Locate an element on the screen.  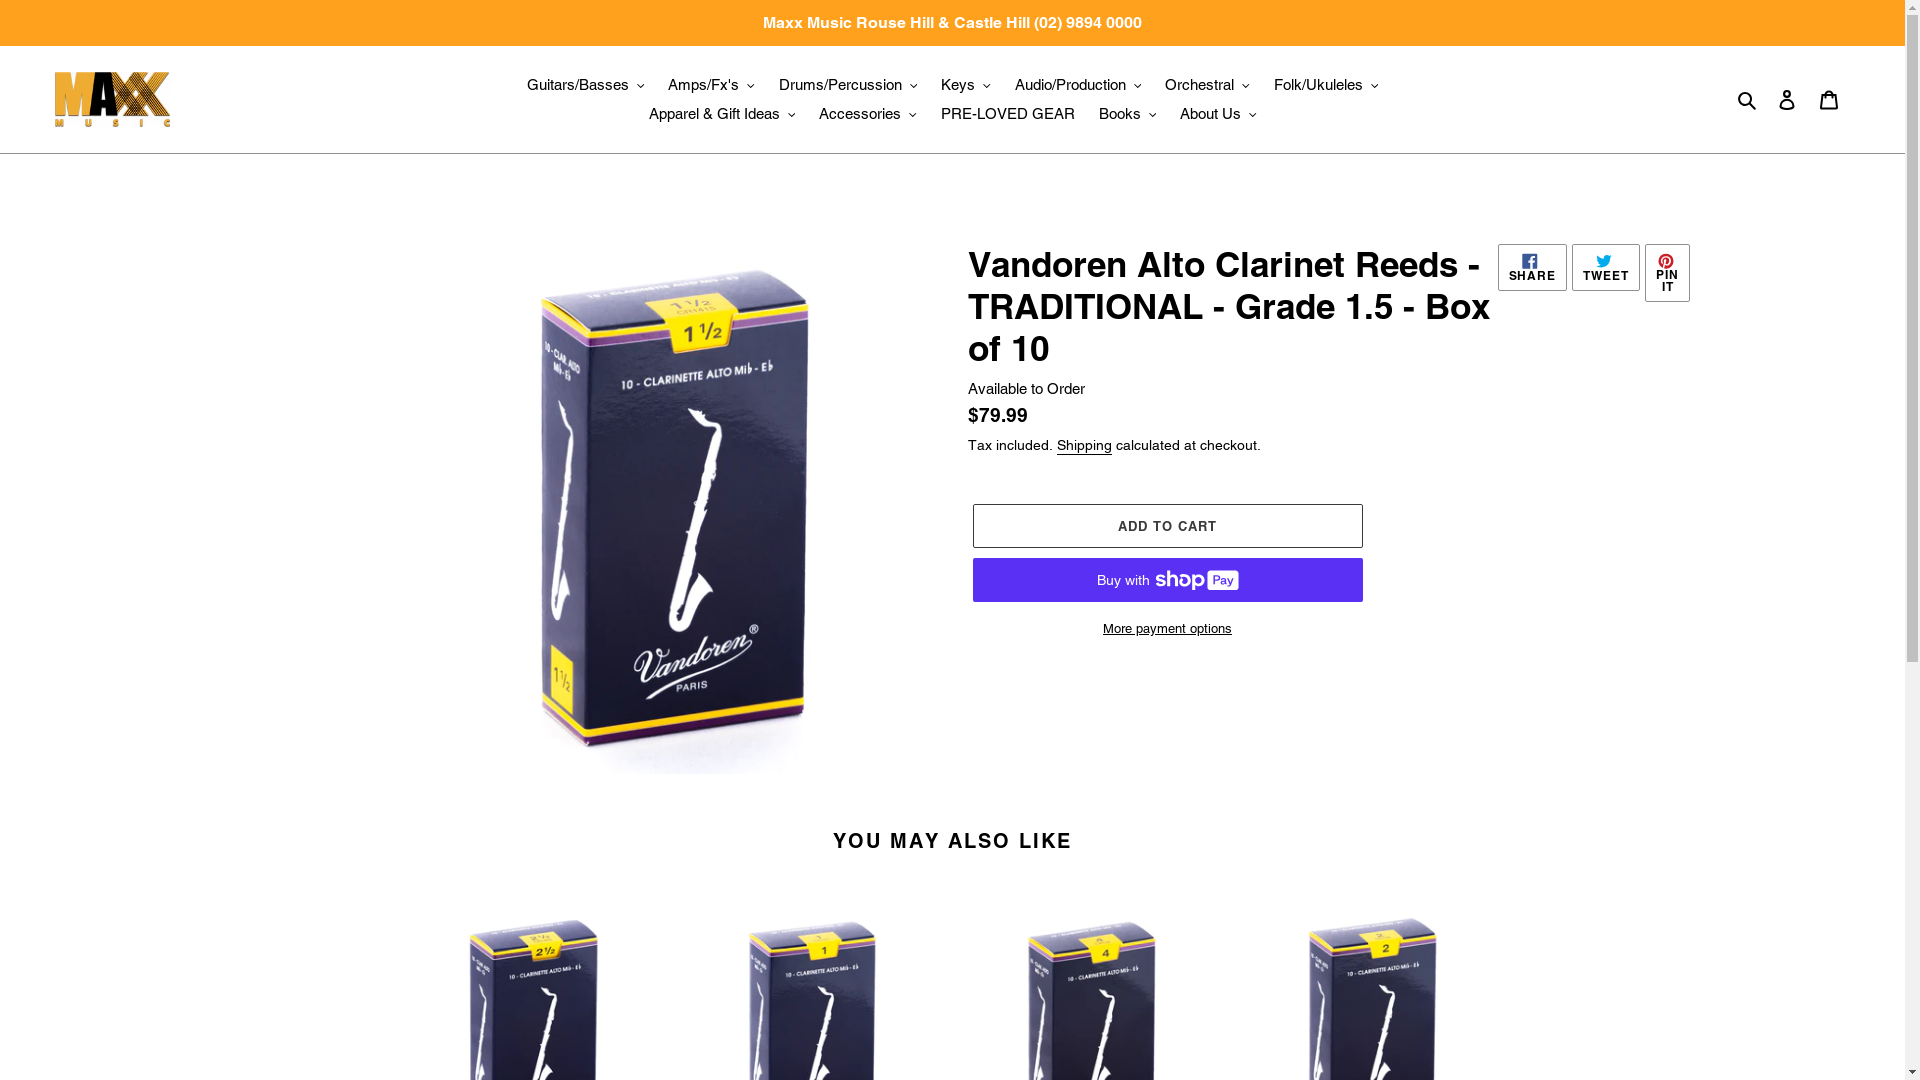
'Keys' is located at coordinates (965, 84).